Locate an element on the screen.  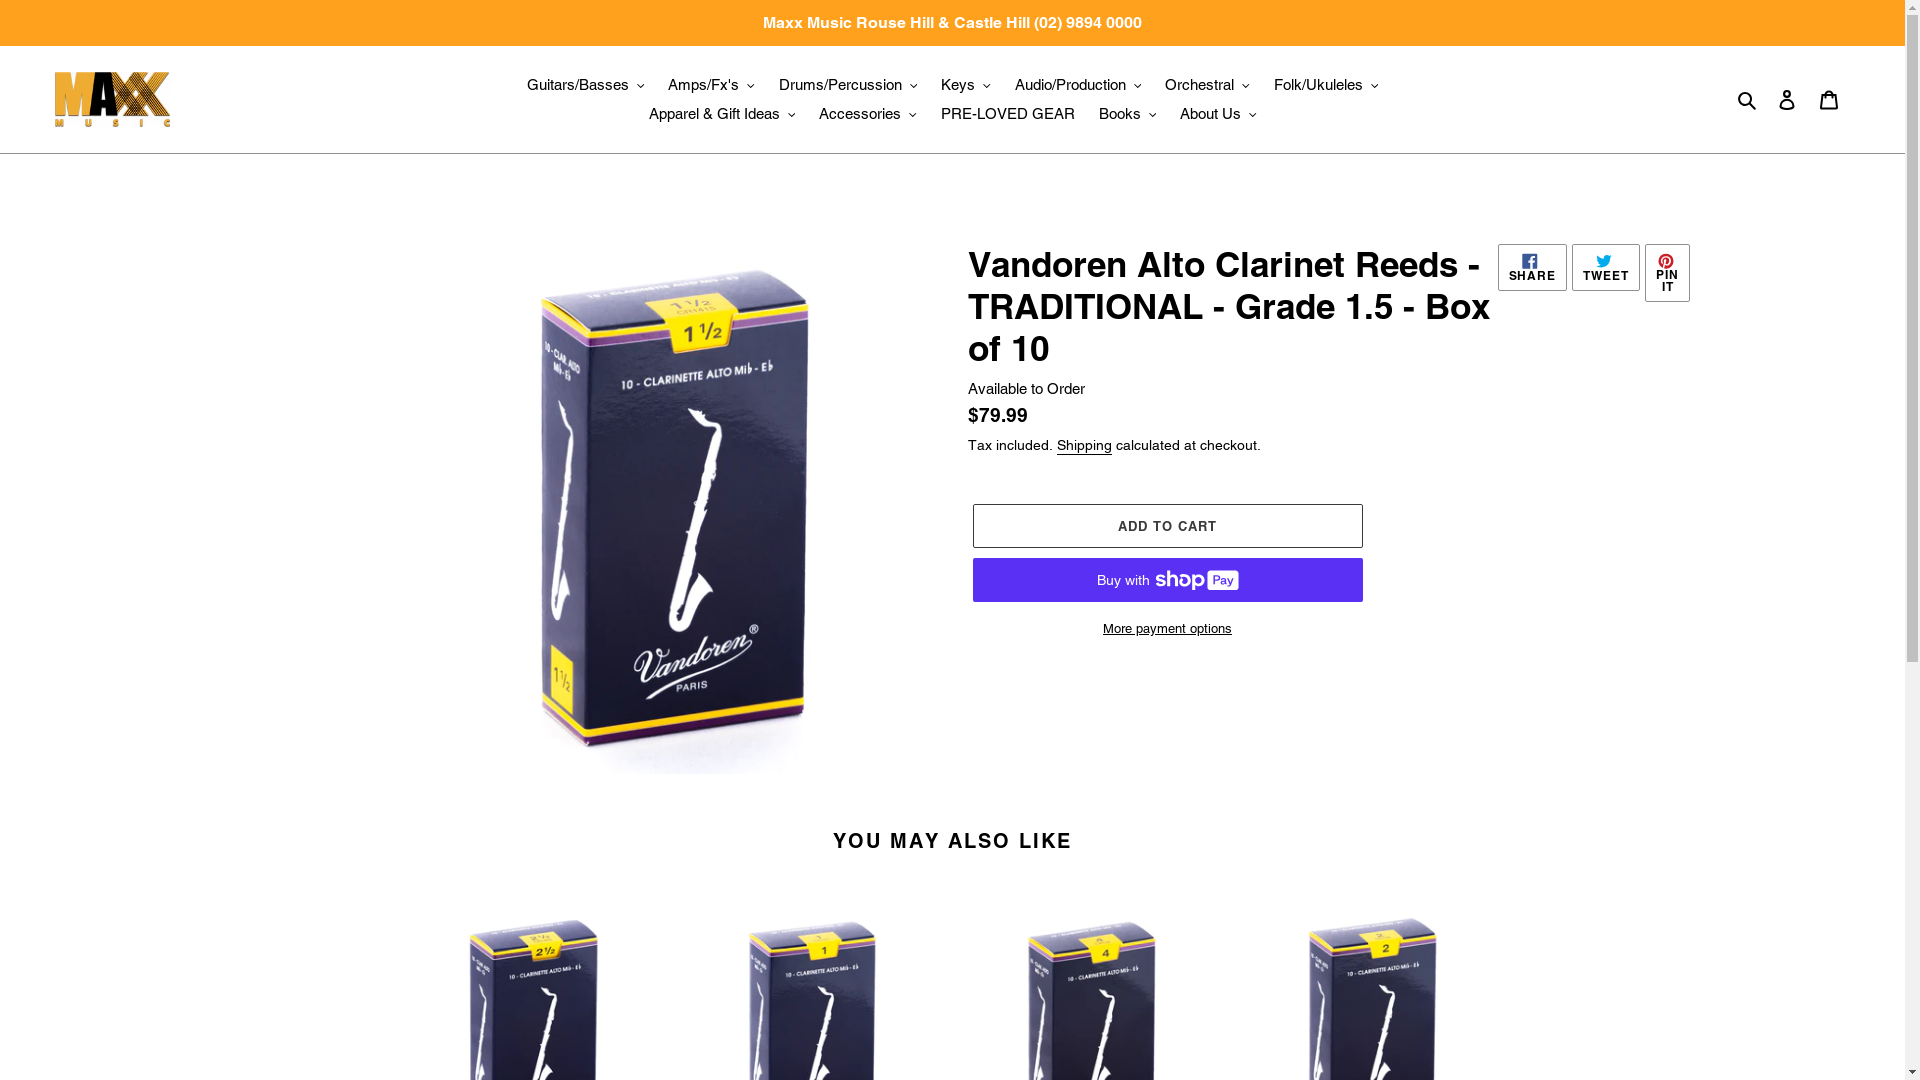
'Keys' is located at coordinates (965, 84).